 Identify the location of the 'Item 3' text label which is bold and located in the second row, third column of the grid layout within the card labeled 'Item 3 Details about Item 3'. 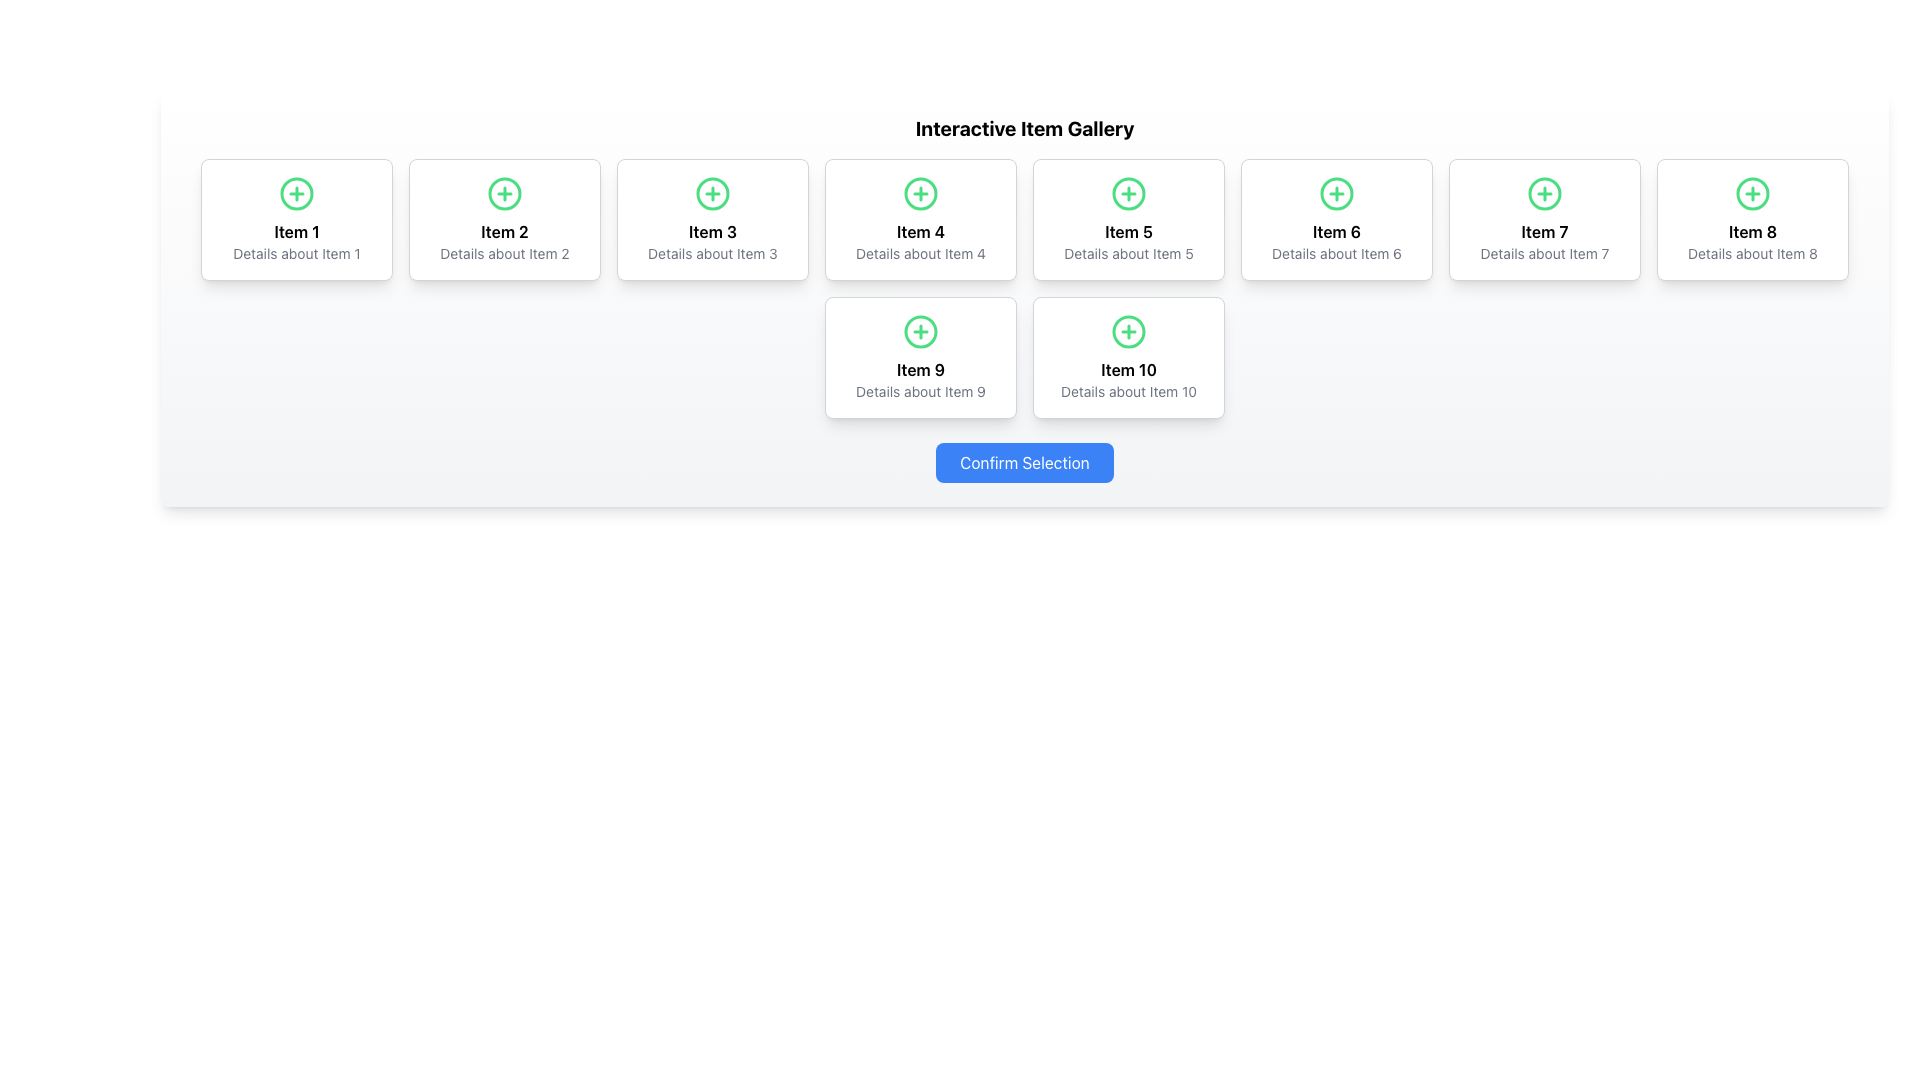
(713, 230).